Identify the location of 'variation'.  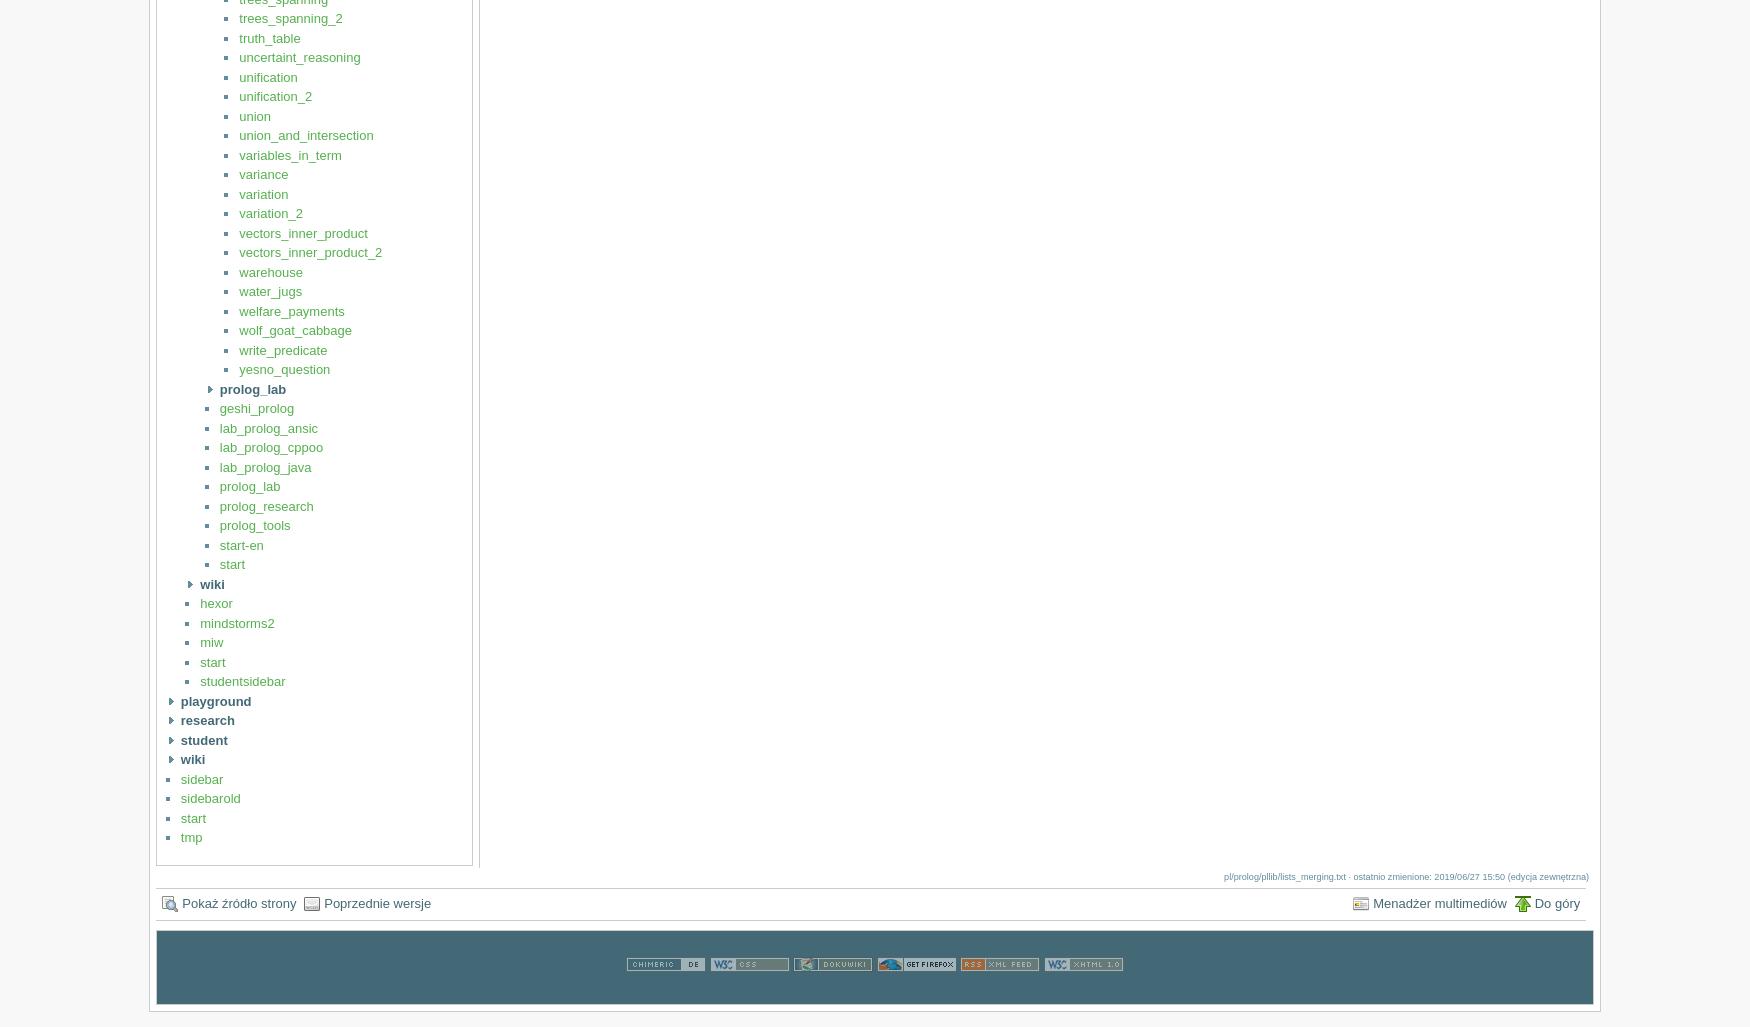
(262, 192).